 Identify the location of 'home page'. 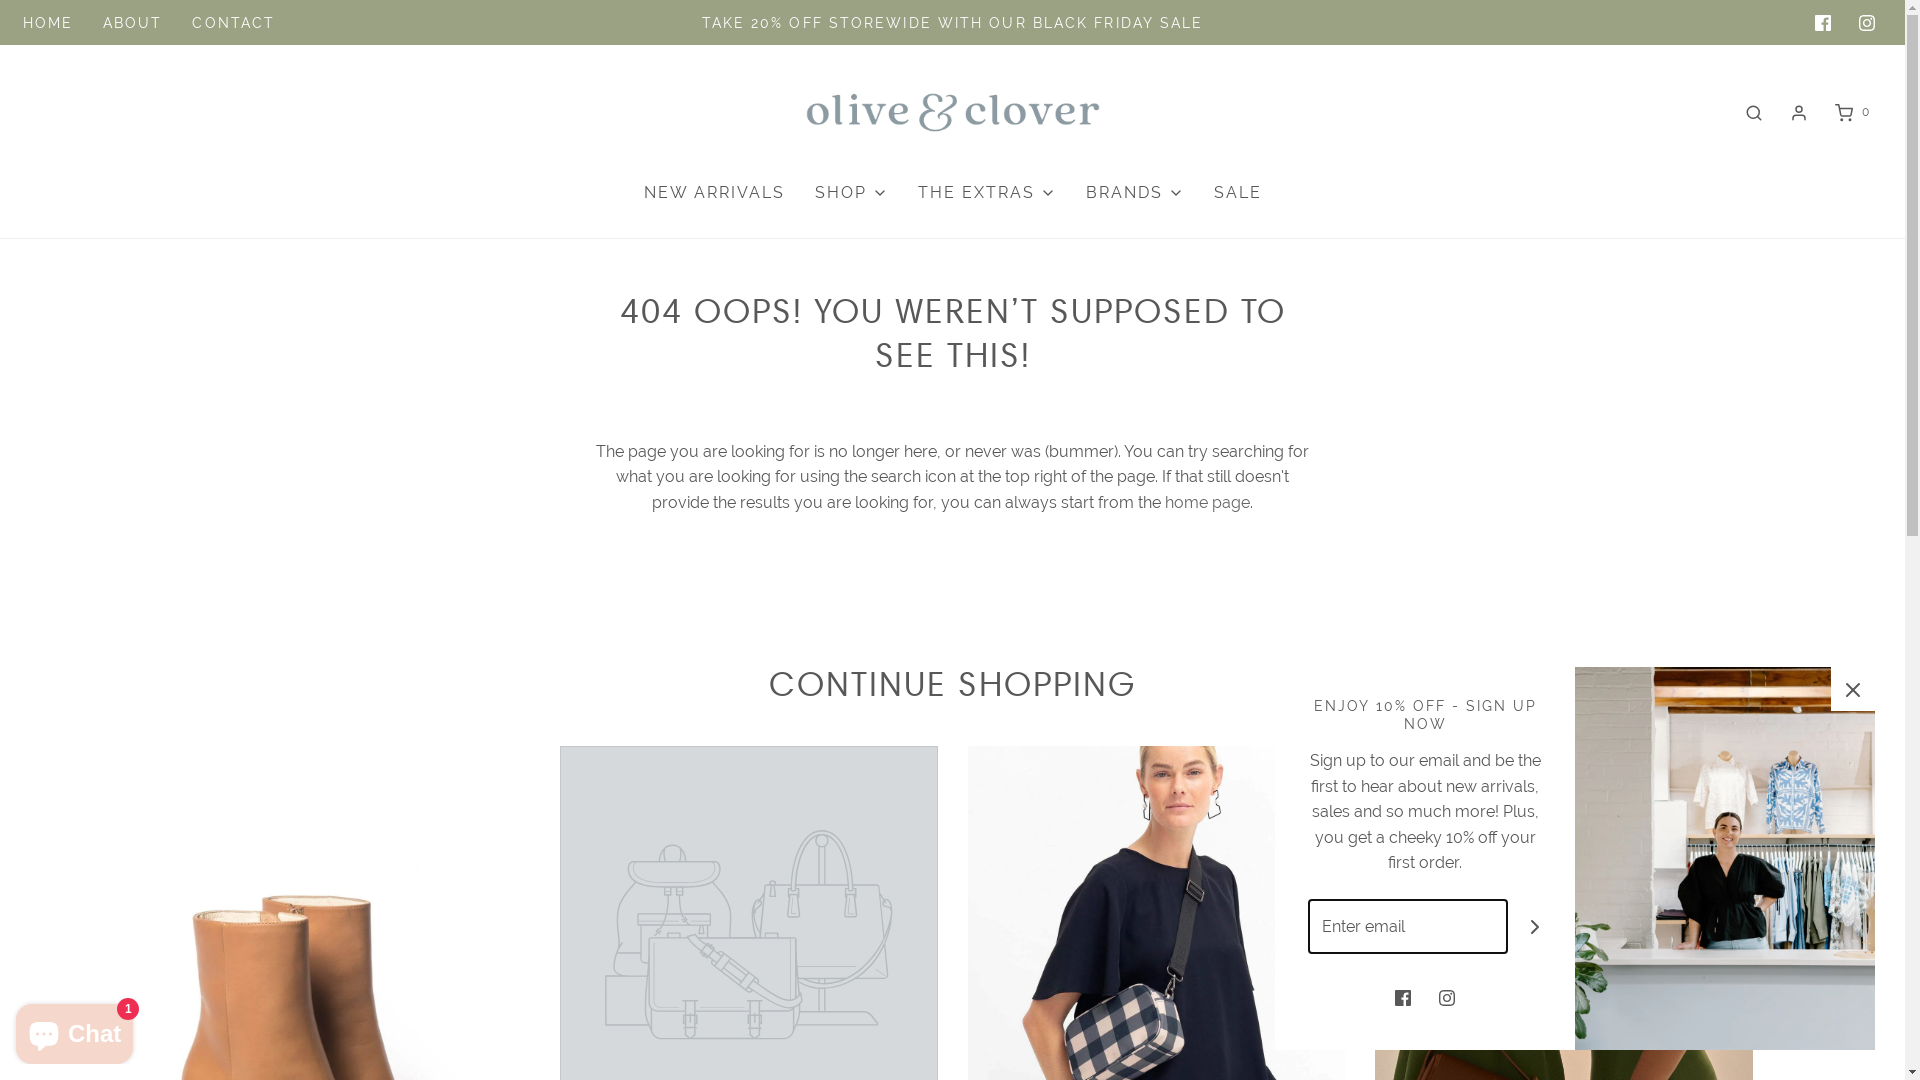
(1206, 501).